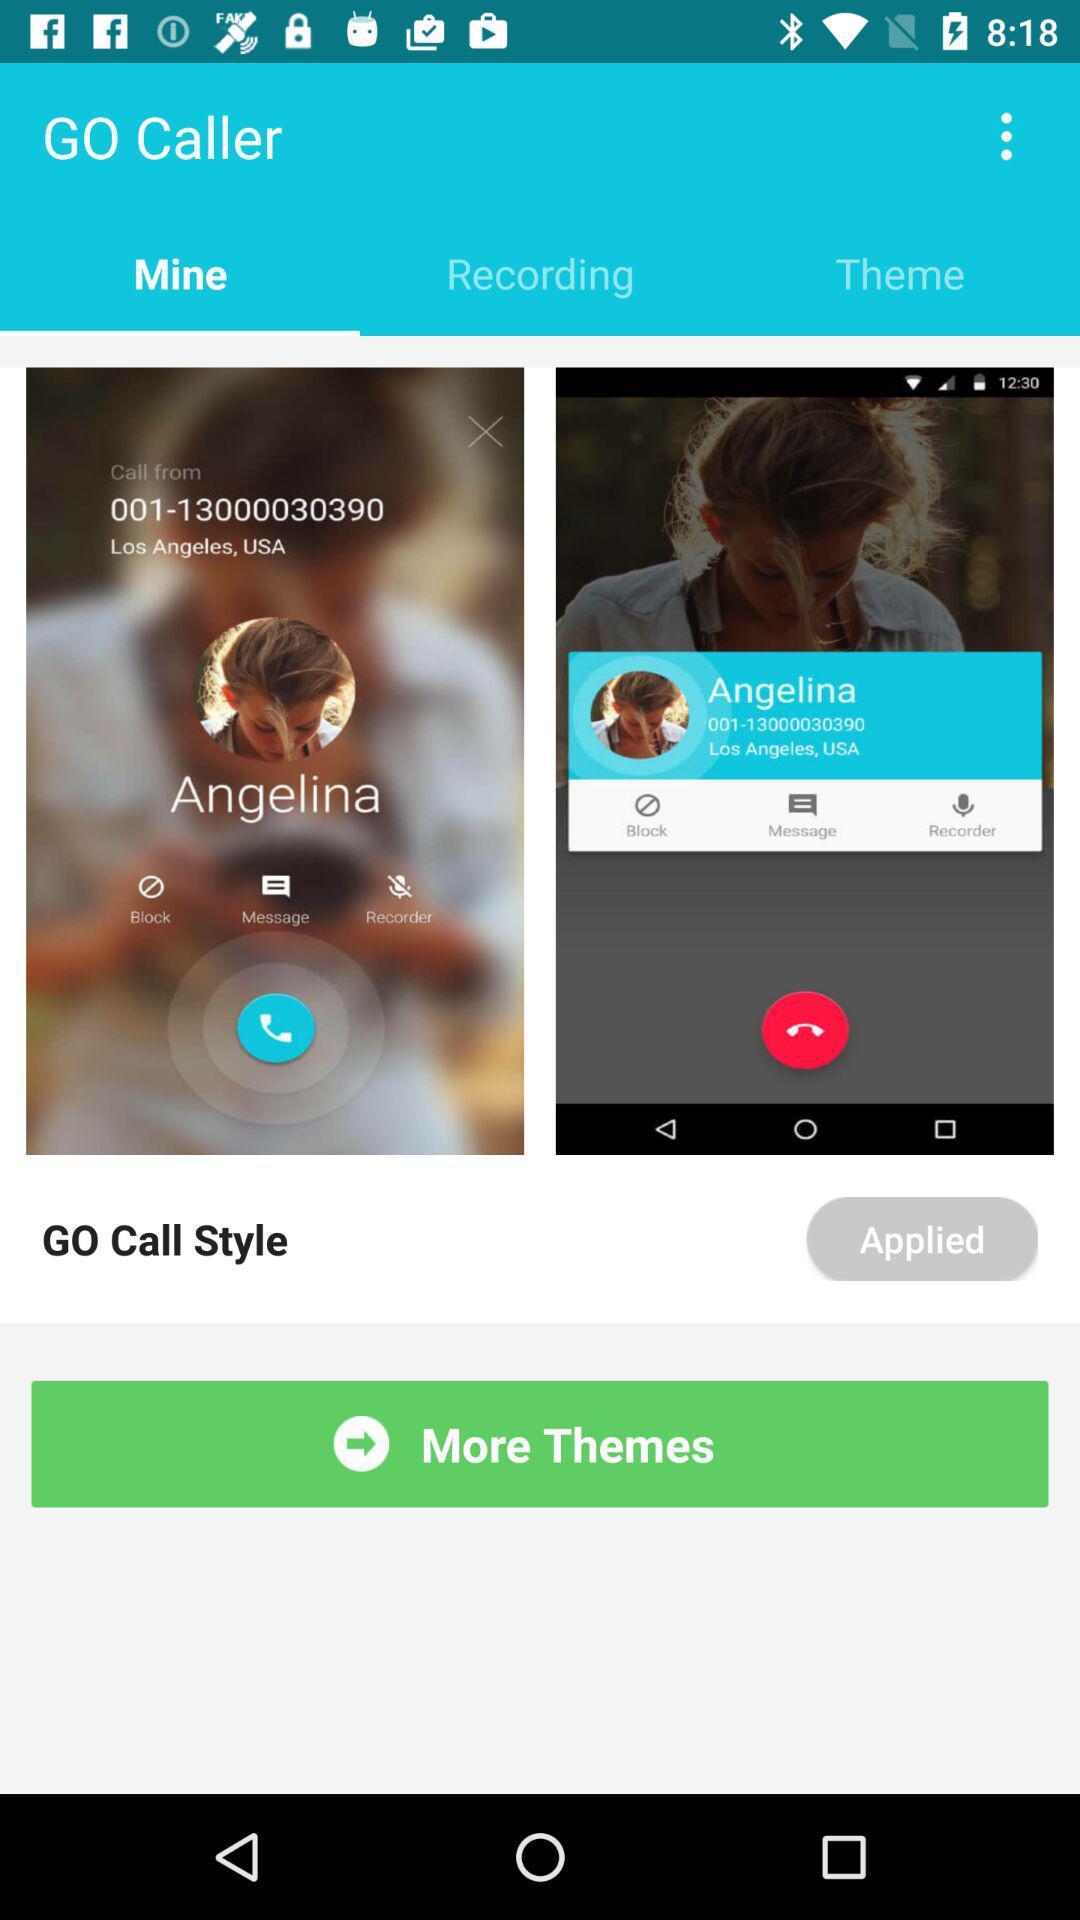 Image resolution: width=1080 pixels, height=1920 pixels. I want to click on the icon next to recording icon, so click(898, 272).